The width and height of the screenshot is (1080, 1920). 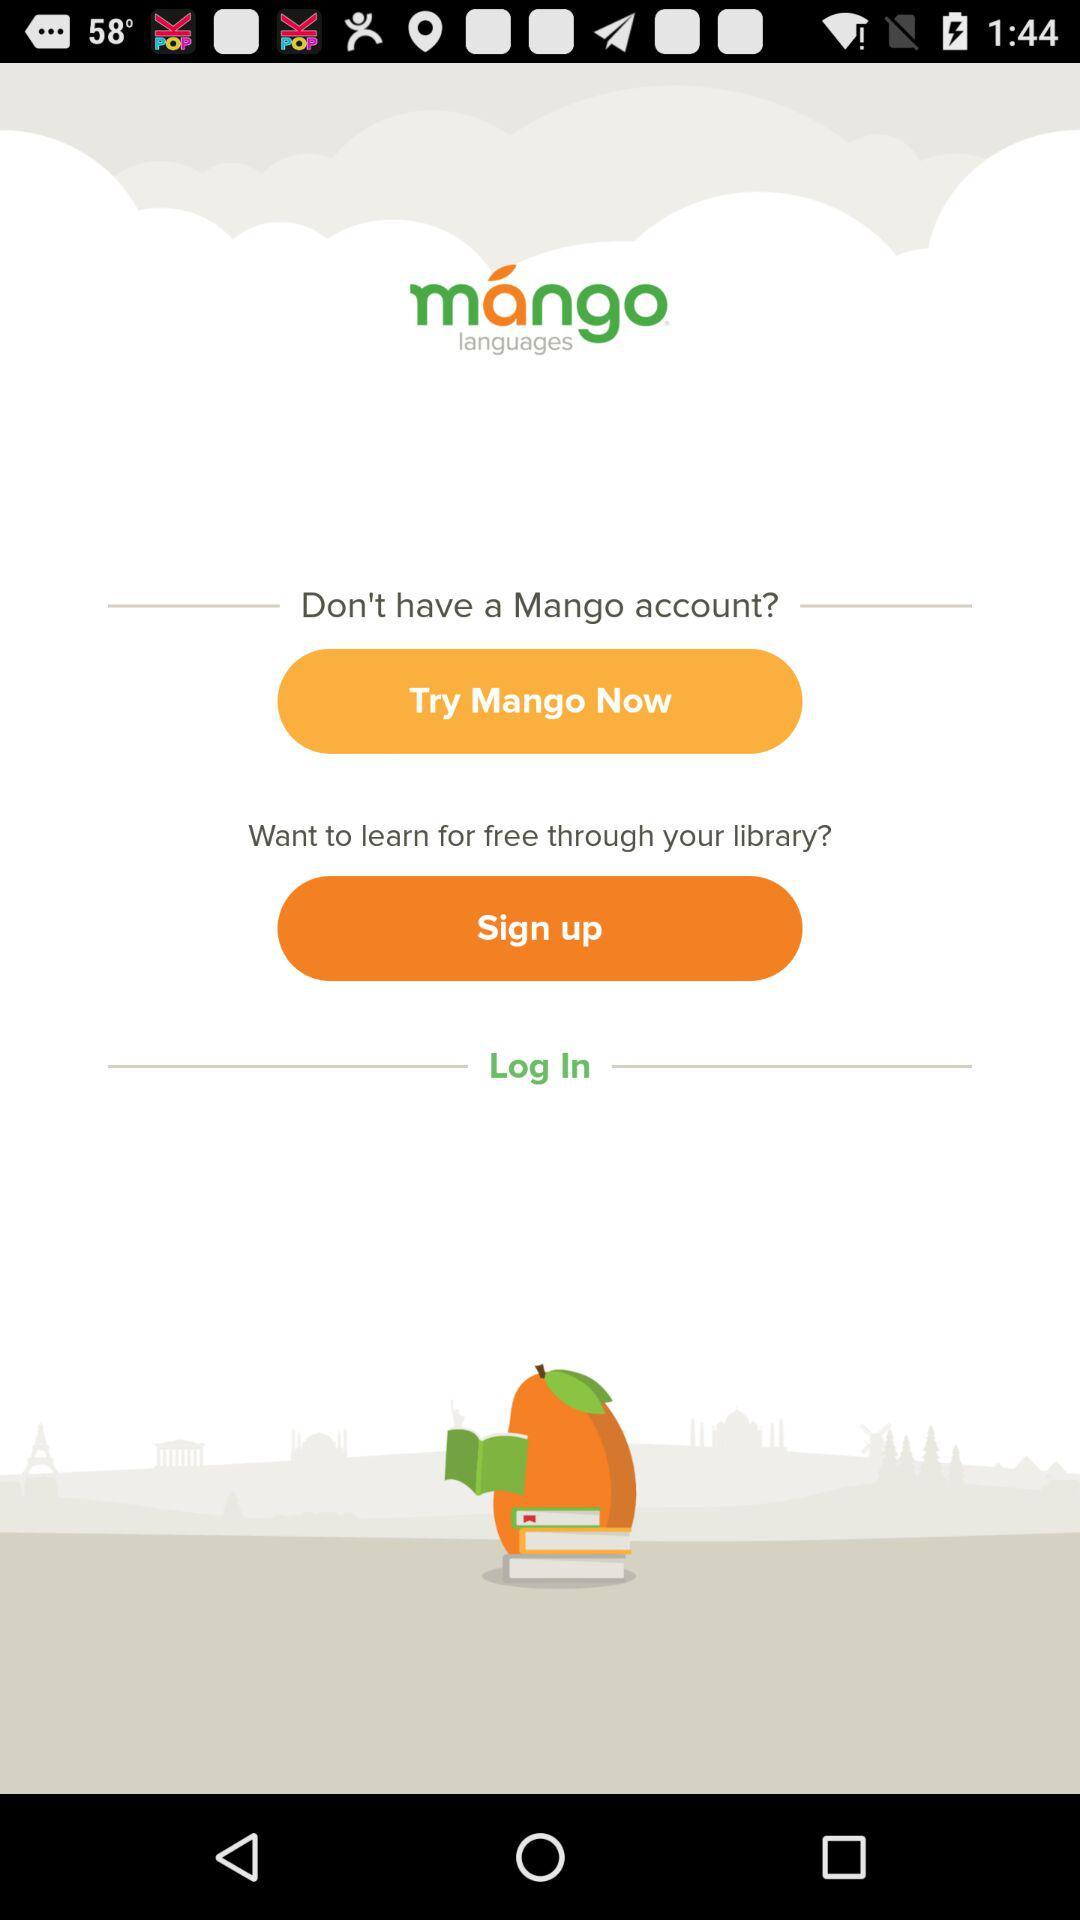 I want to click on log in item, so click(x=540, y=1065).